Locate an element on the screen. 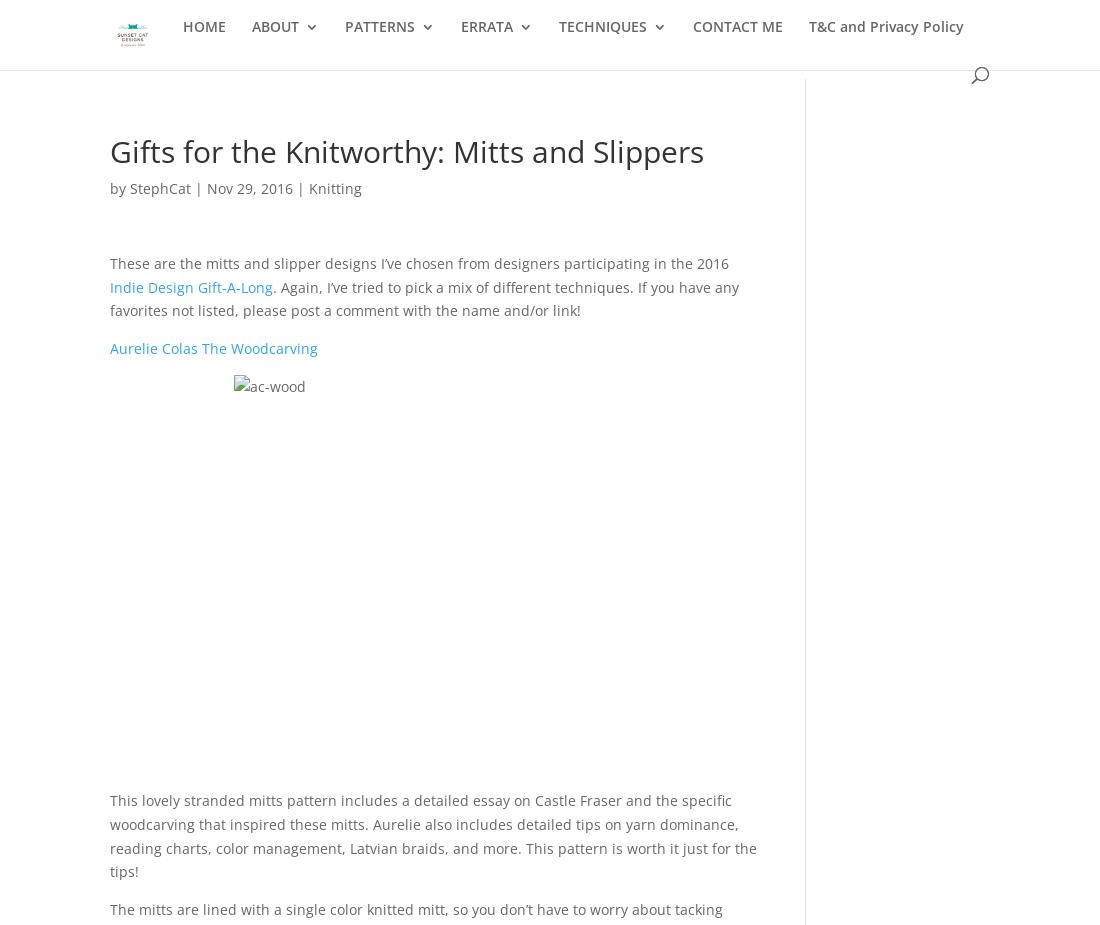  'ERRATA' is located at coordinates (486, 38).